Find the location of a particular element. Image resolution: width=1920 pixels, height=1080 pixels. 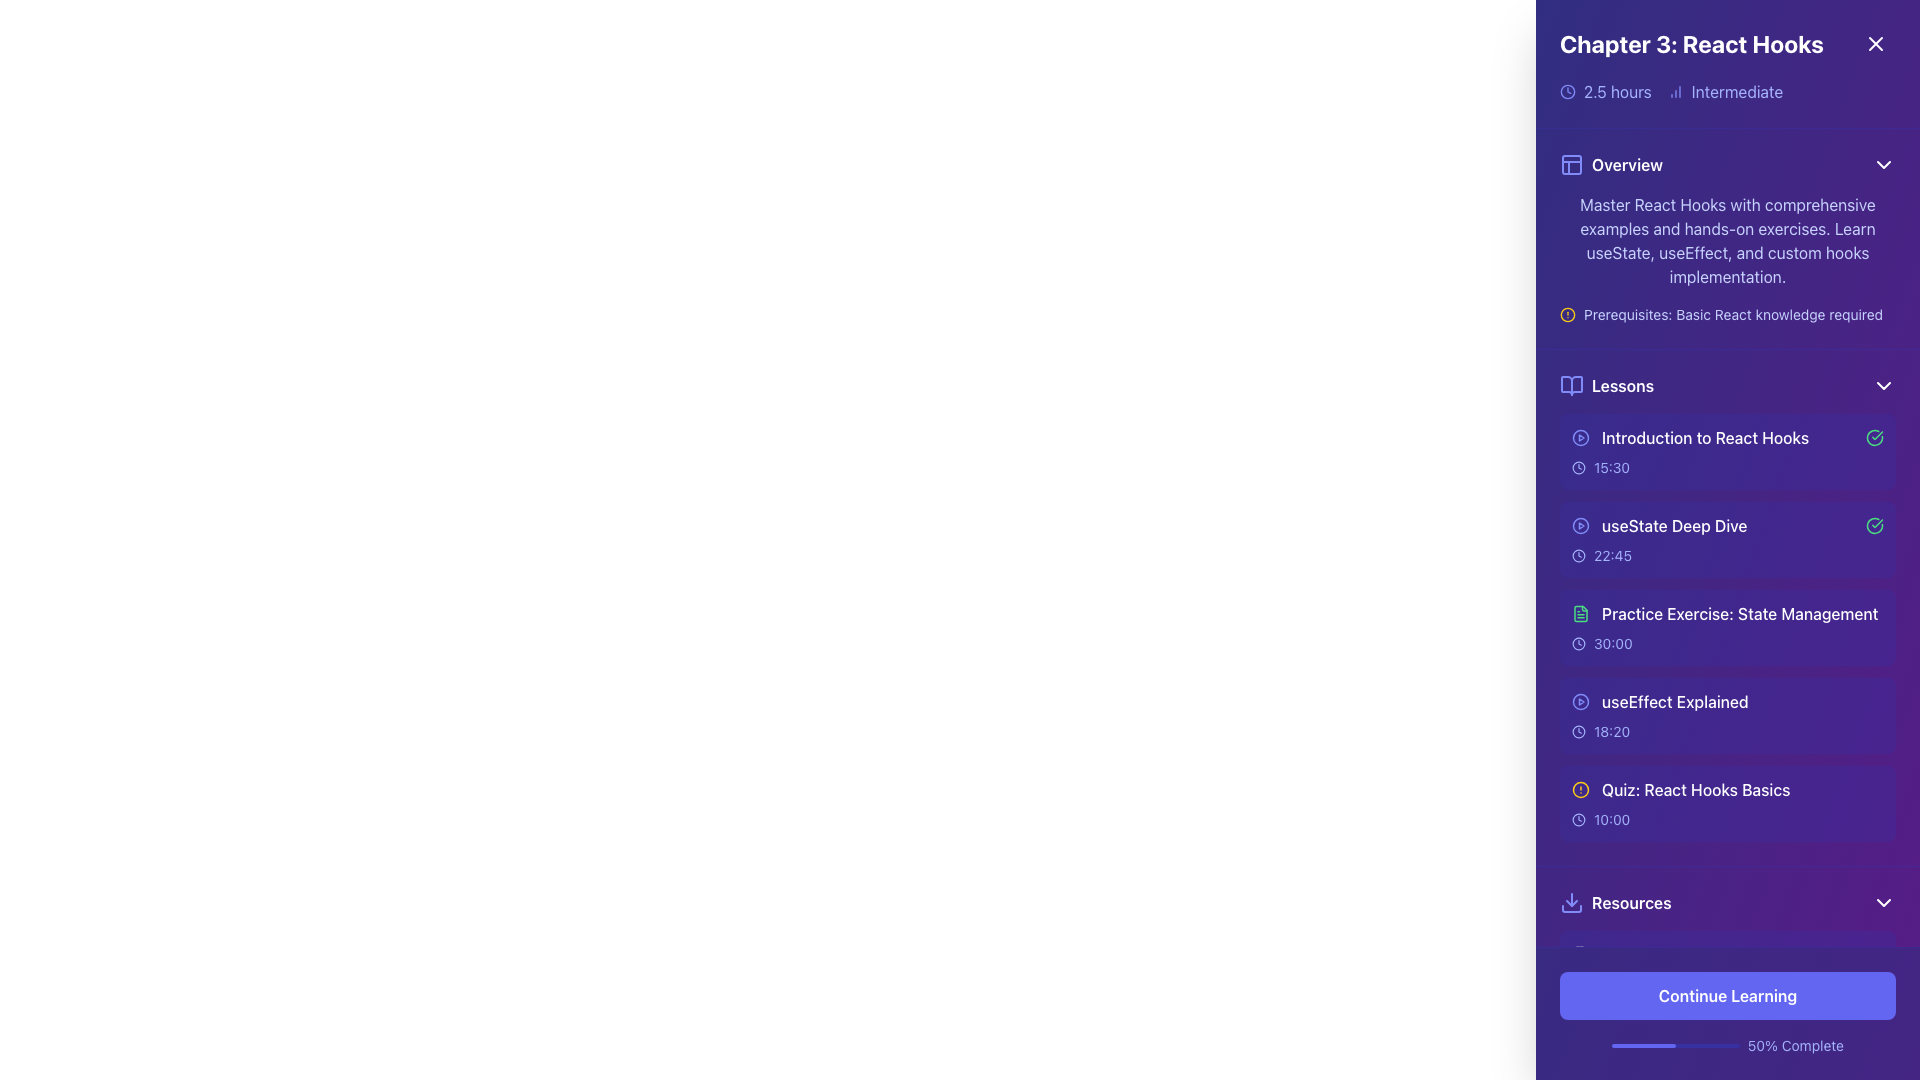

the open book icon located at the start of the 'Lessons' section in the right sidebar, positioned left of the 'Lessons' label is located at coordinates (1570, 385).